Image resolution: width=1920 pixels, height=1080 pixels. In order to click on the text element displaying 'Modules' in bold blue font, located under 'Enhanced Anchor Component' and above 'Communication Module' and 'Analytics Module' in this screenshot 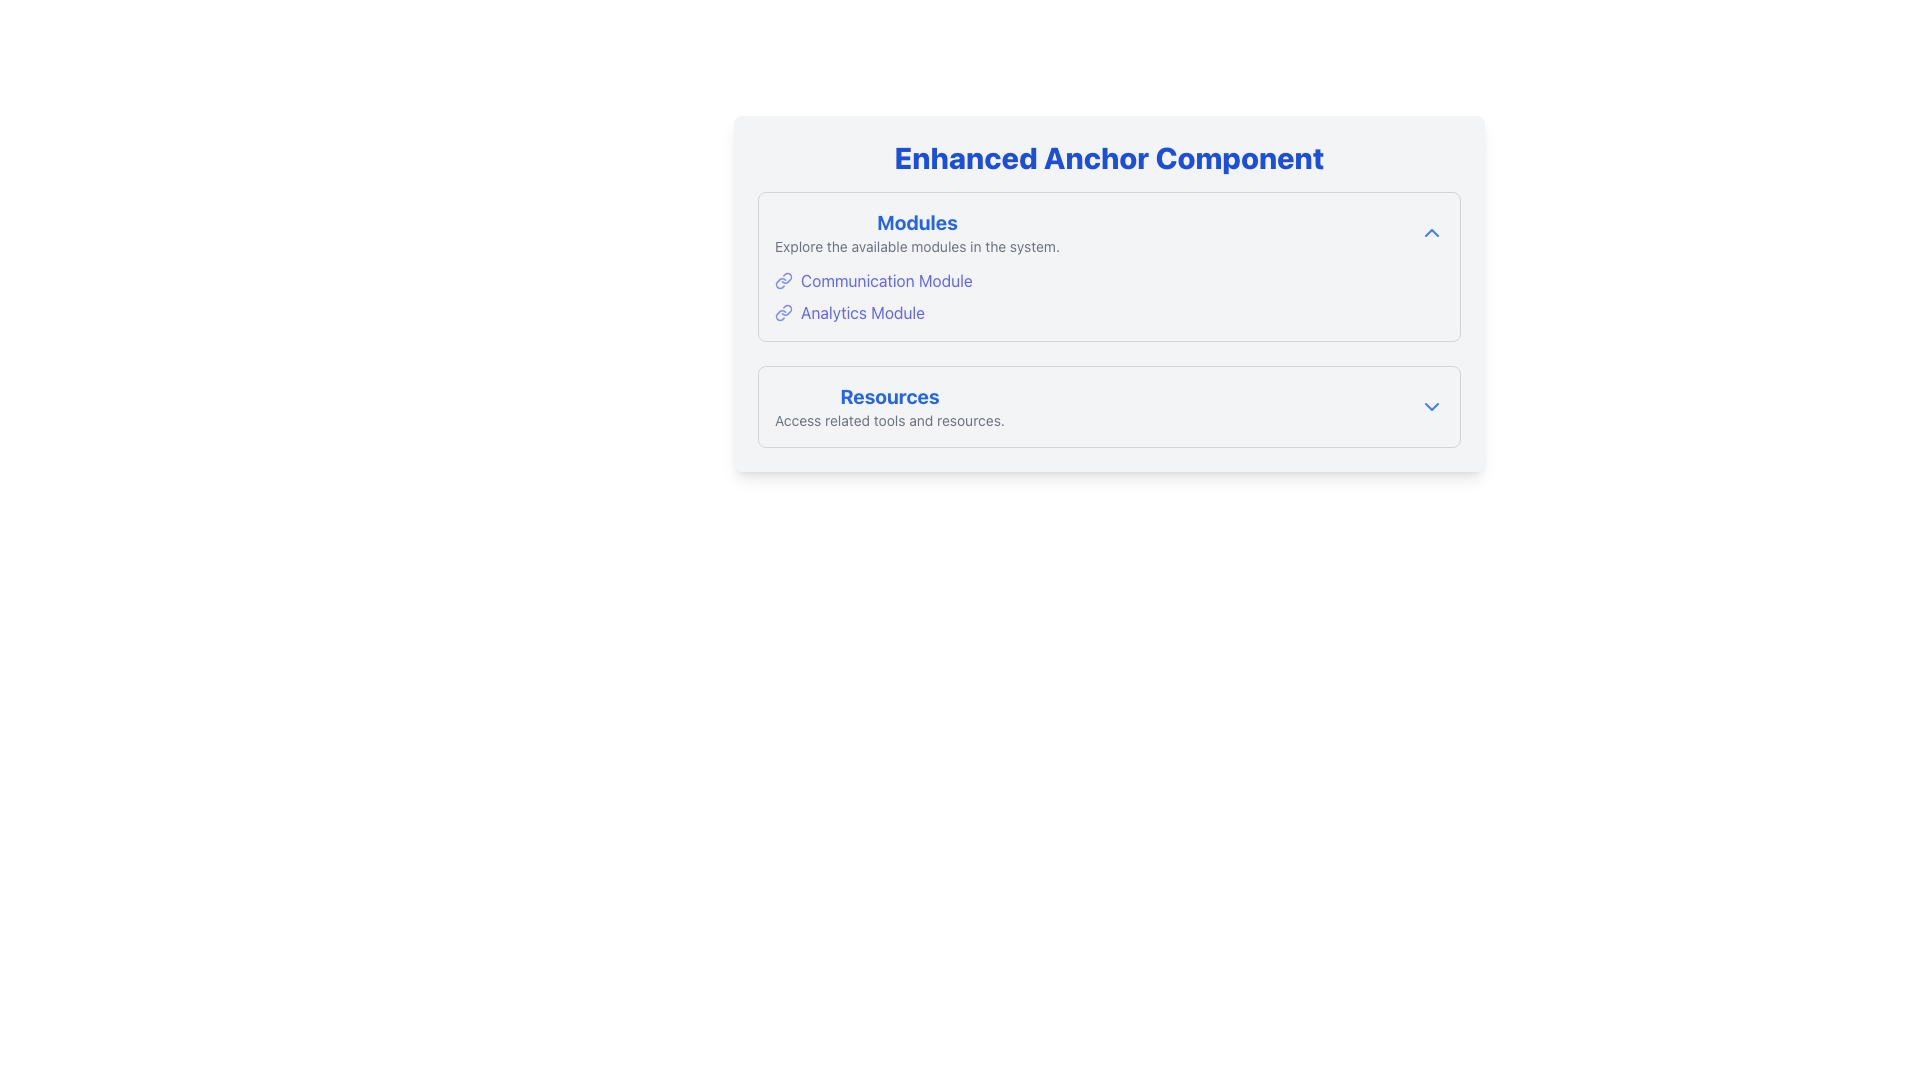, I will do `click(916, 231)`.